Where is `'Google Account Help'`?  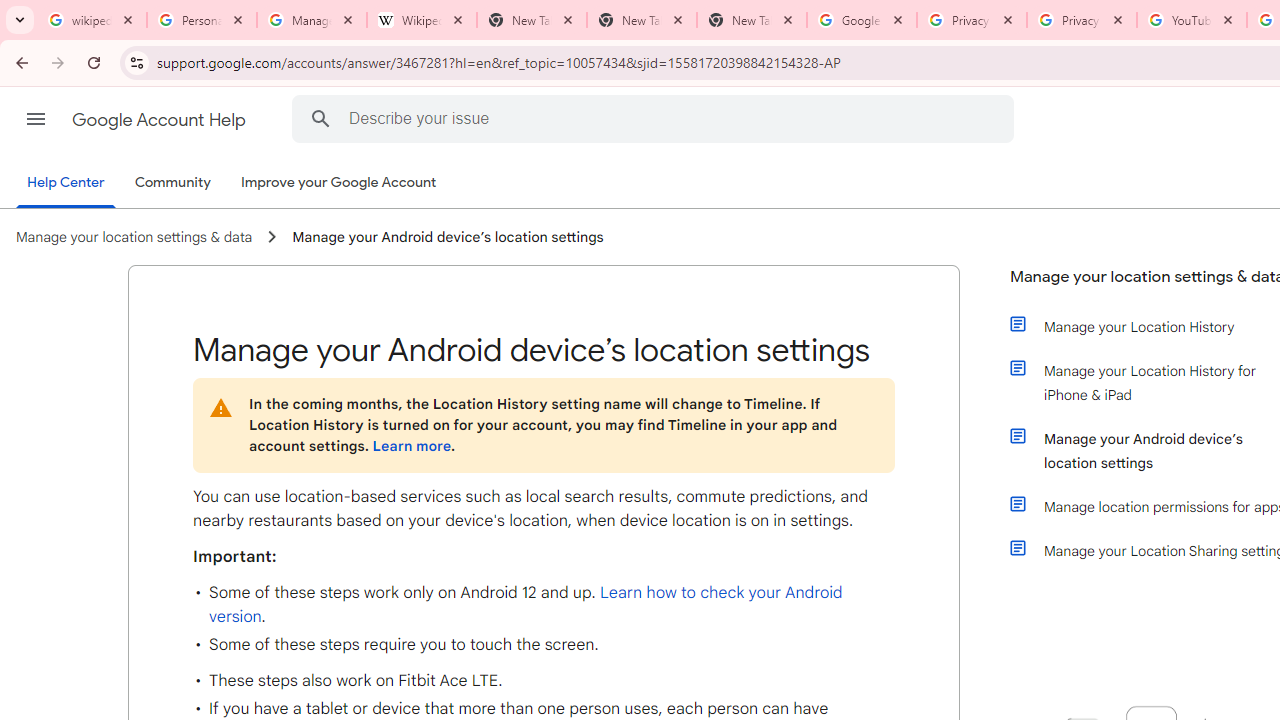 'Google Account Help' is located at coordinates (160, 119).